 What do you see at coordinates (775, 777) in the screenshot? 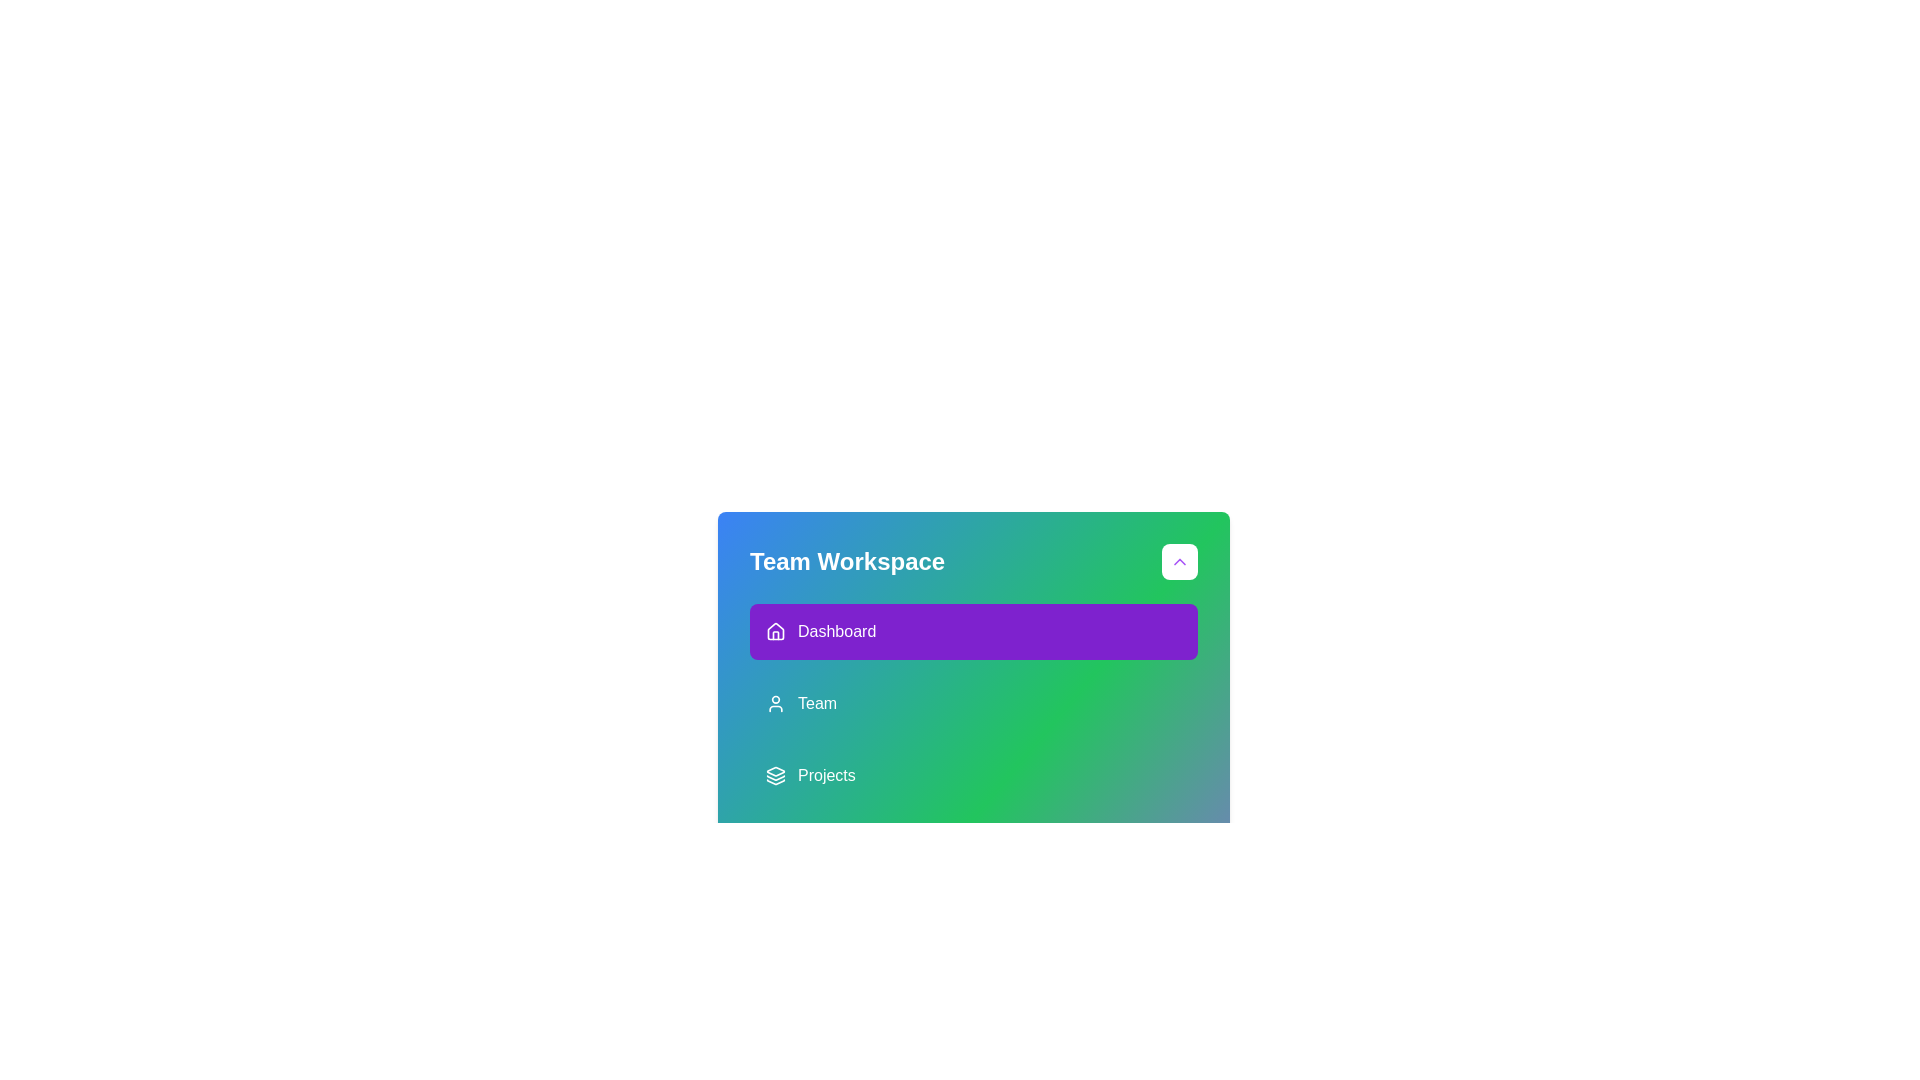
I see `the layered graphical icon representing the 'Projects' menu item by moving the cursor to its center point` at bounding box center [775, 777].